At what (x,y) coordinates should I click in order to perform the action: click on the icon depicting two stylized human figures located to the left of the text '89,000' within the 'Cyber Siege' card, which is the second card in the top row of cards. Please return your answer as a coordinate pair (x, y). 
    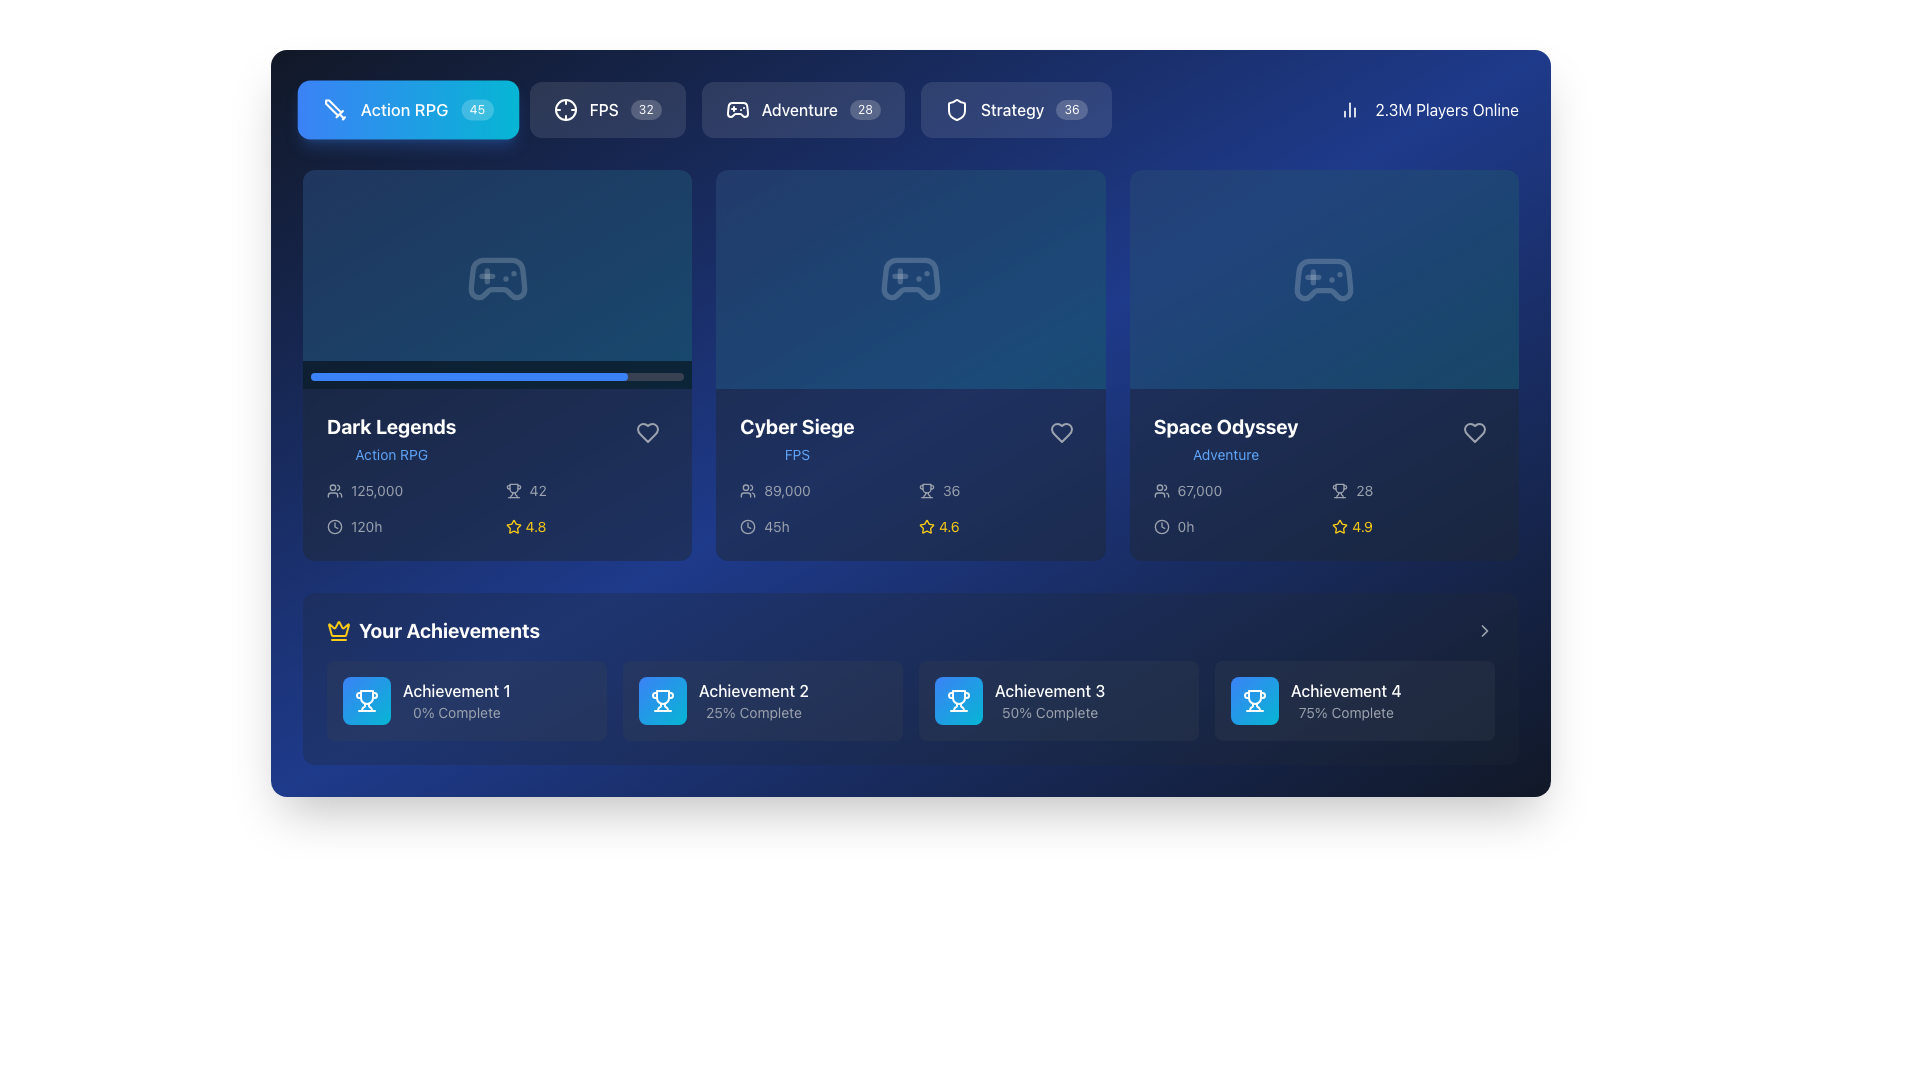
    Looking at the image, I should click on (747, 490).